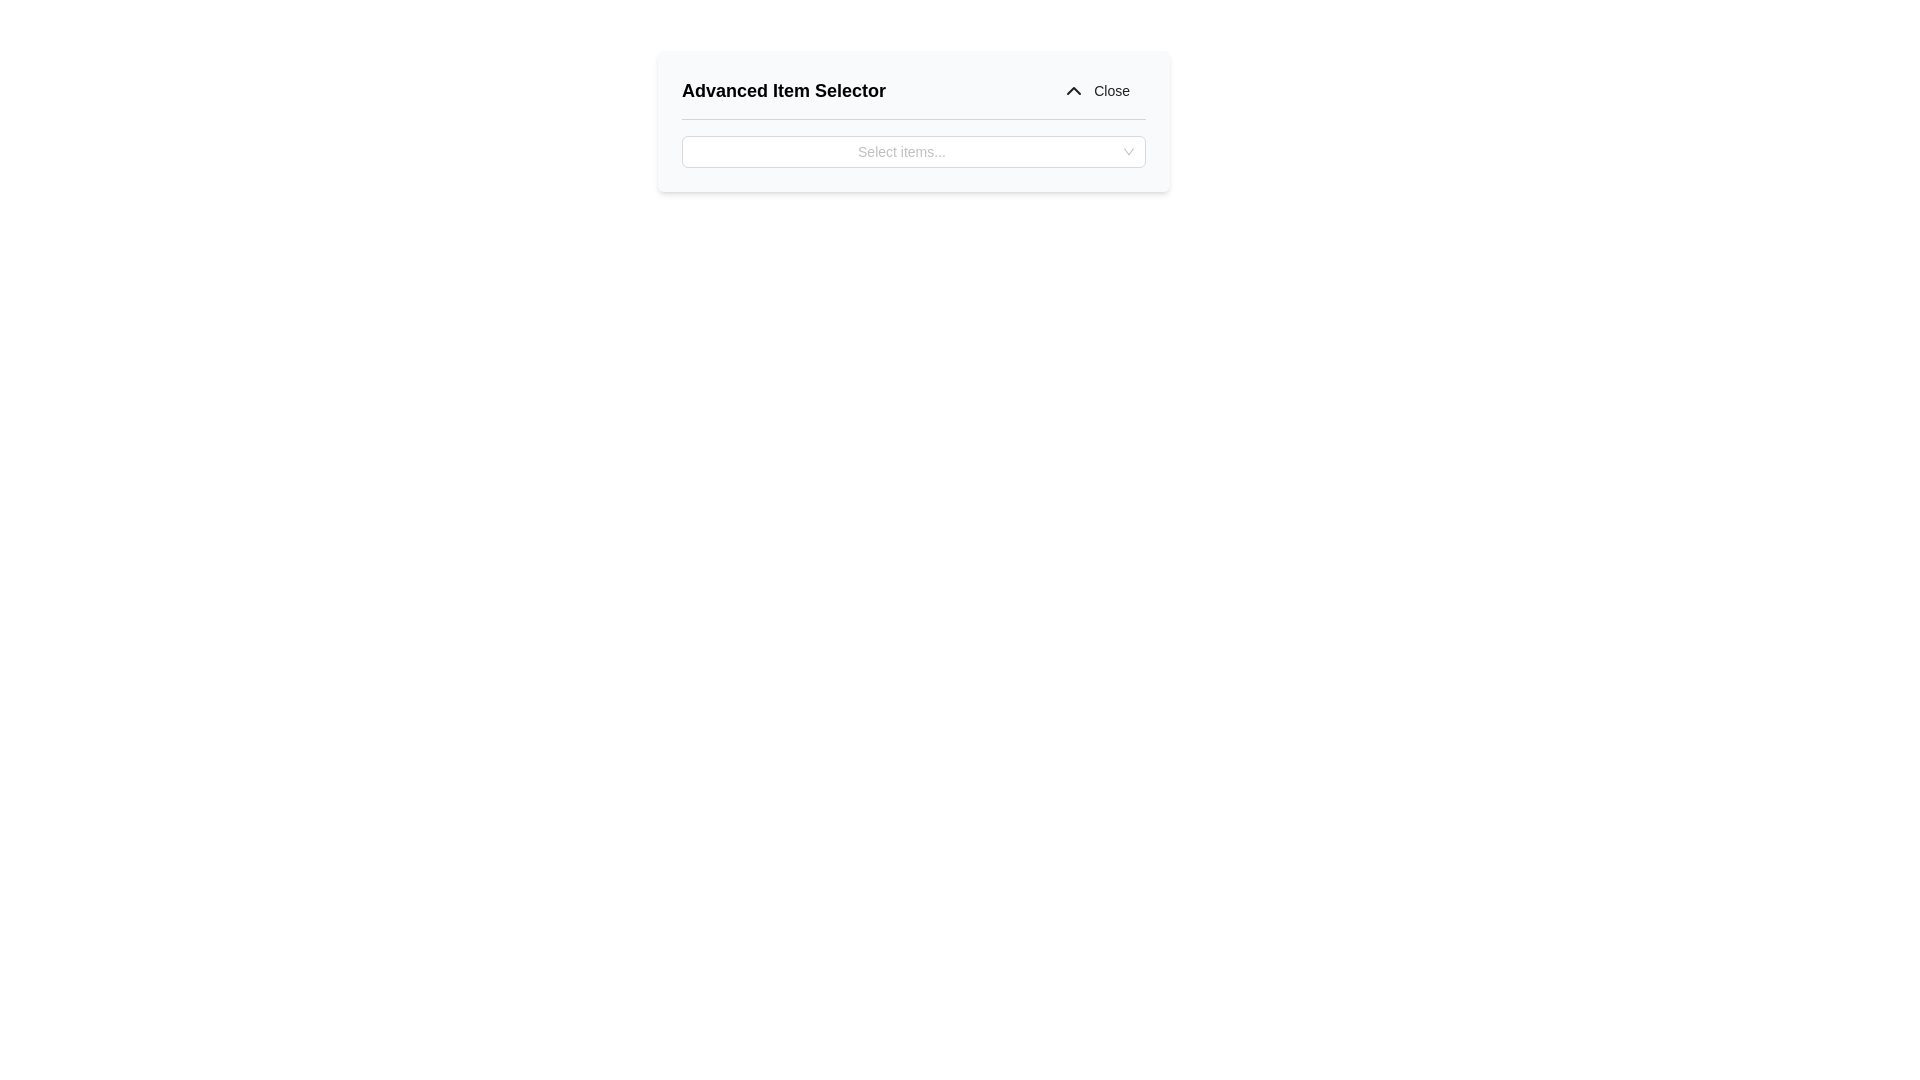 This screenshot has width=1920, height=1080. What do you see at coordinates (901, 150) in the screenshot?
I see `the dropdown placeholder text indicating no item has been selected, located inside the 'Advanced Item Selector' dropdown area` at bounding box center [901, 150].